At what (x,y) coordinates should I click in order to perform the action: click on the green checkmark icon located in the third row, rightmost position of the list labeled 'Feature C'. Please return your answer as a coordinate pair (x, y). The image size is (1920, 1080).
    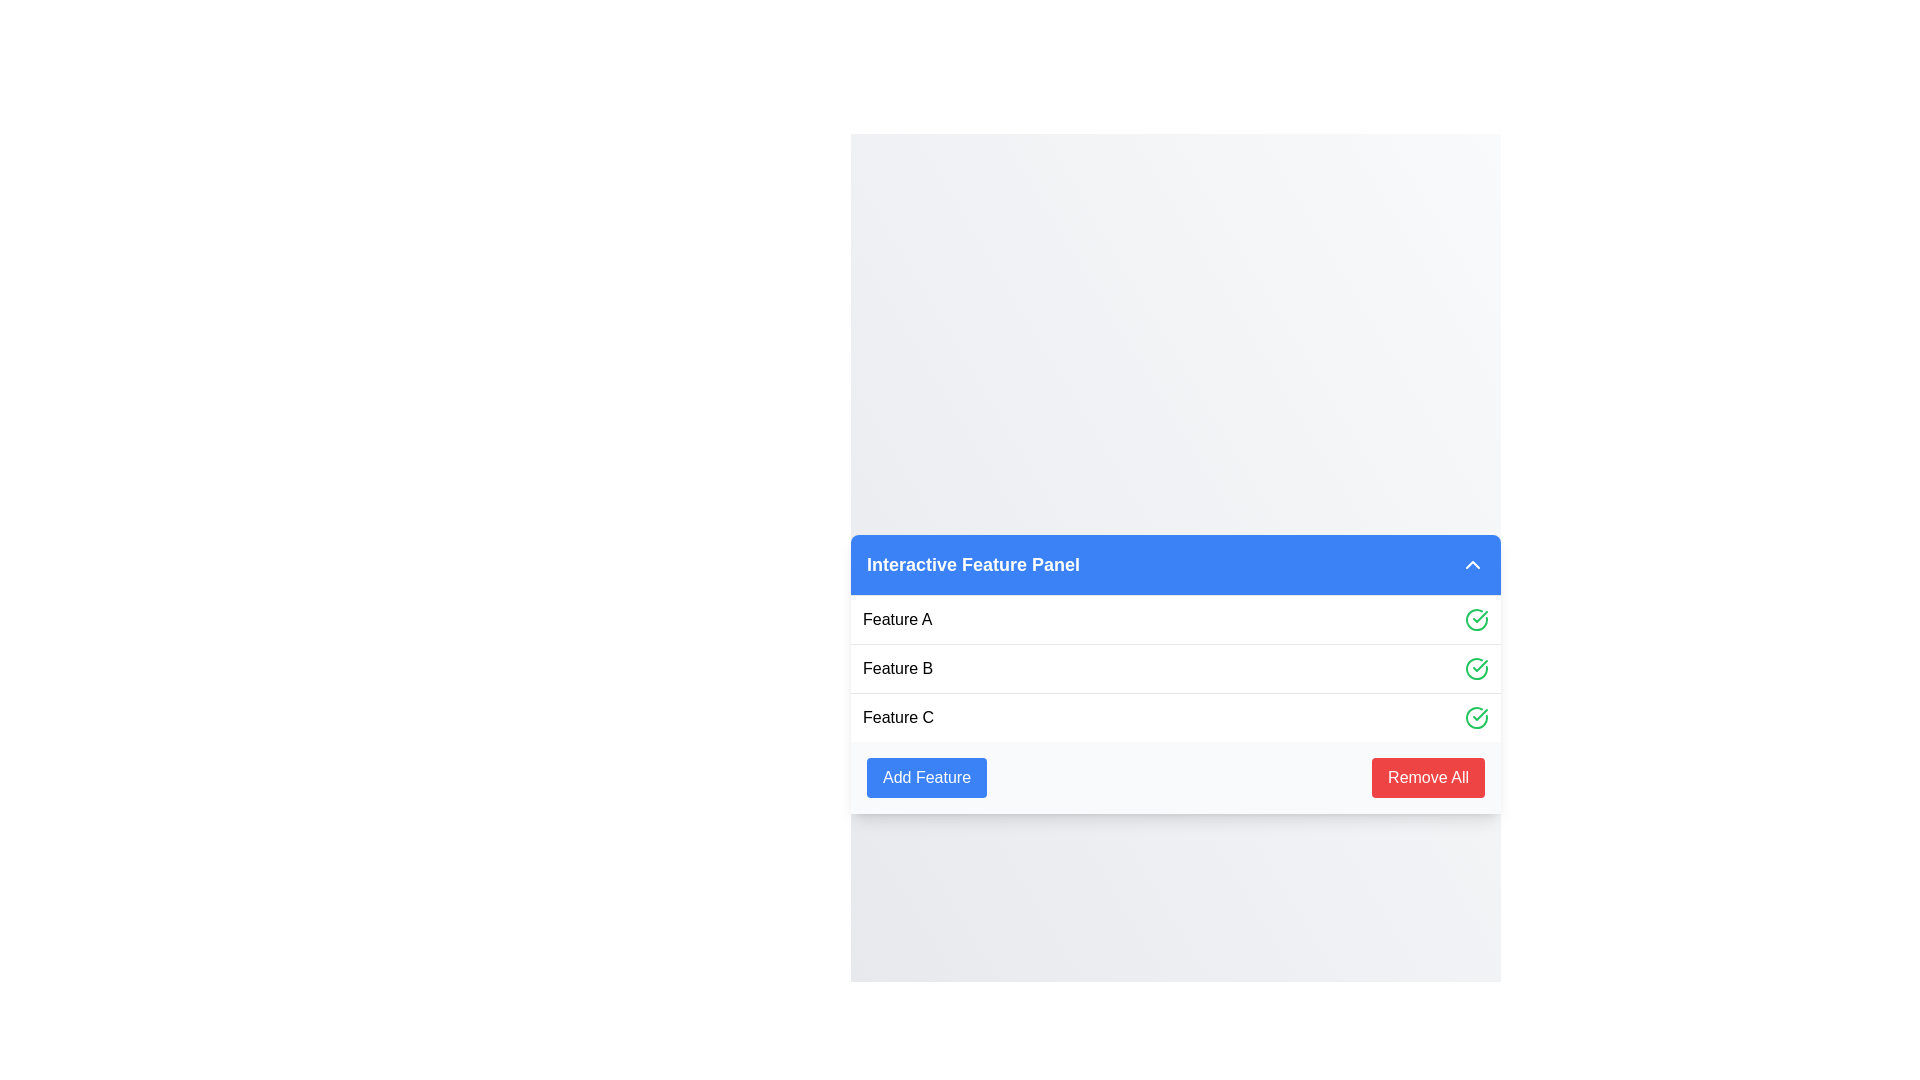
    Looking at the image, I should click on (1477, 716).